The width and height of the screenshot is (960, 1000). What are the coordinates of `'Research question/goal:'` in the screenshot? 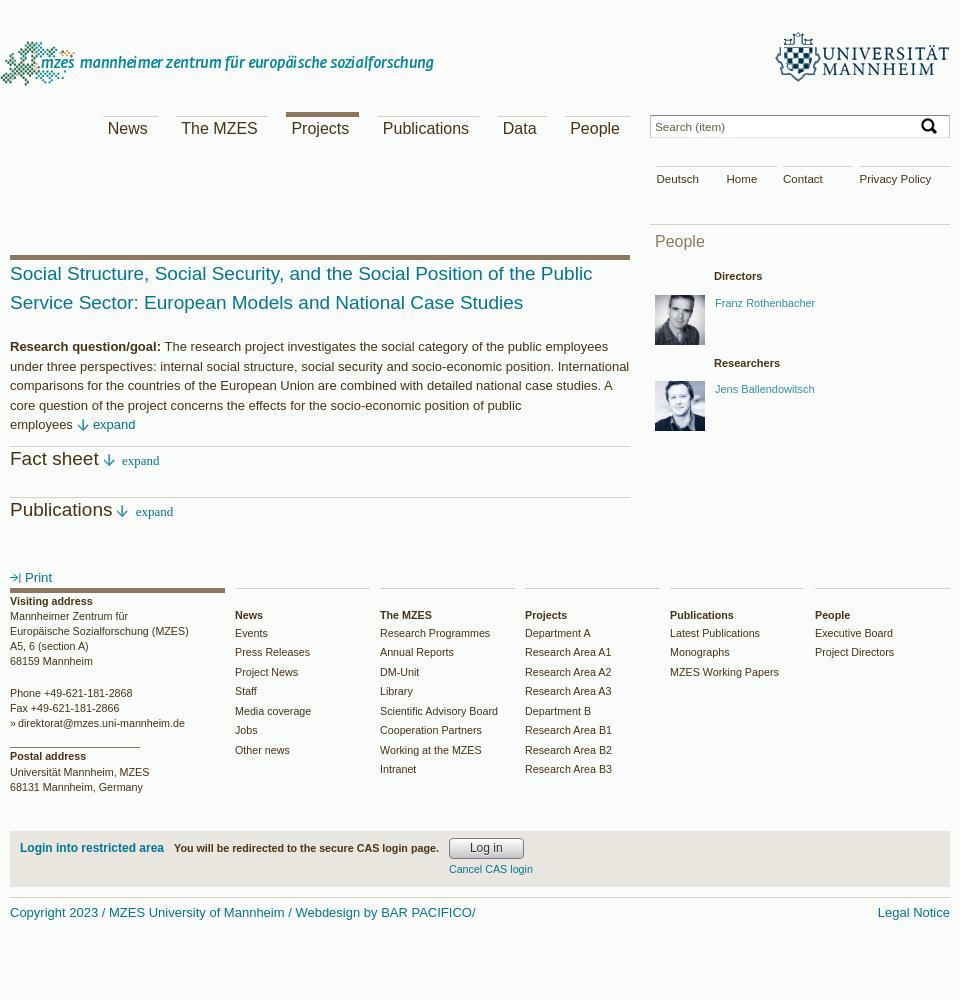 It's located at (86, 345).